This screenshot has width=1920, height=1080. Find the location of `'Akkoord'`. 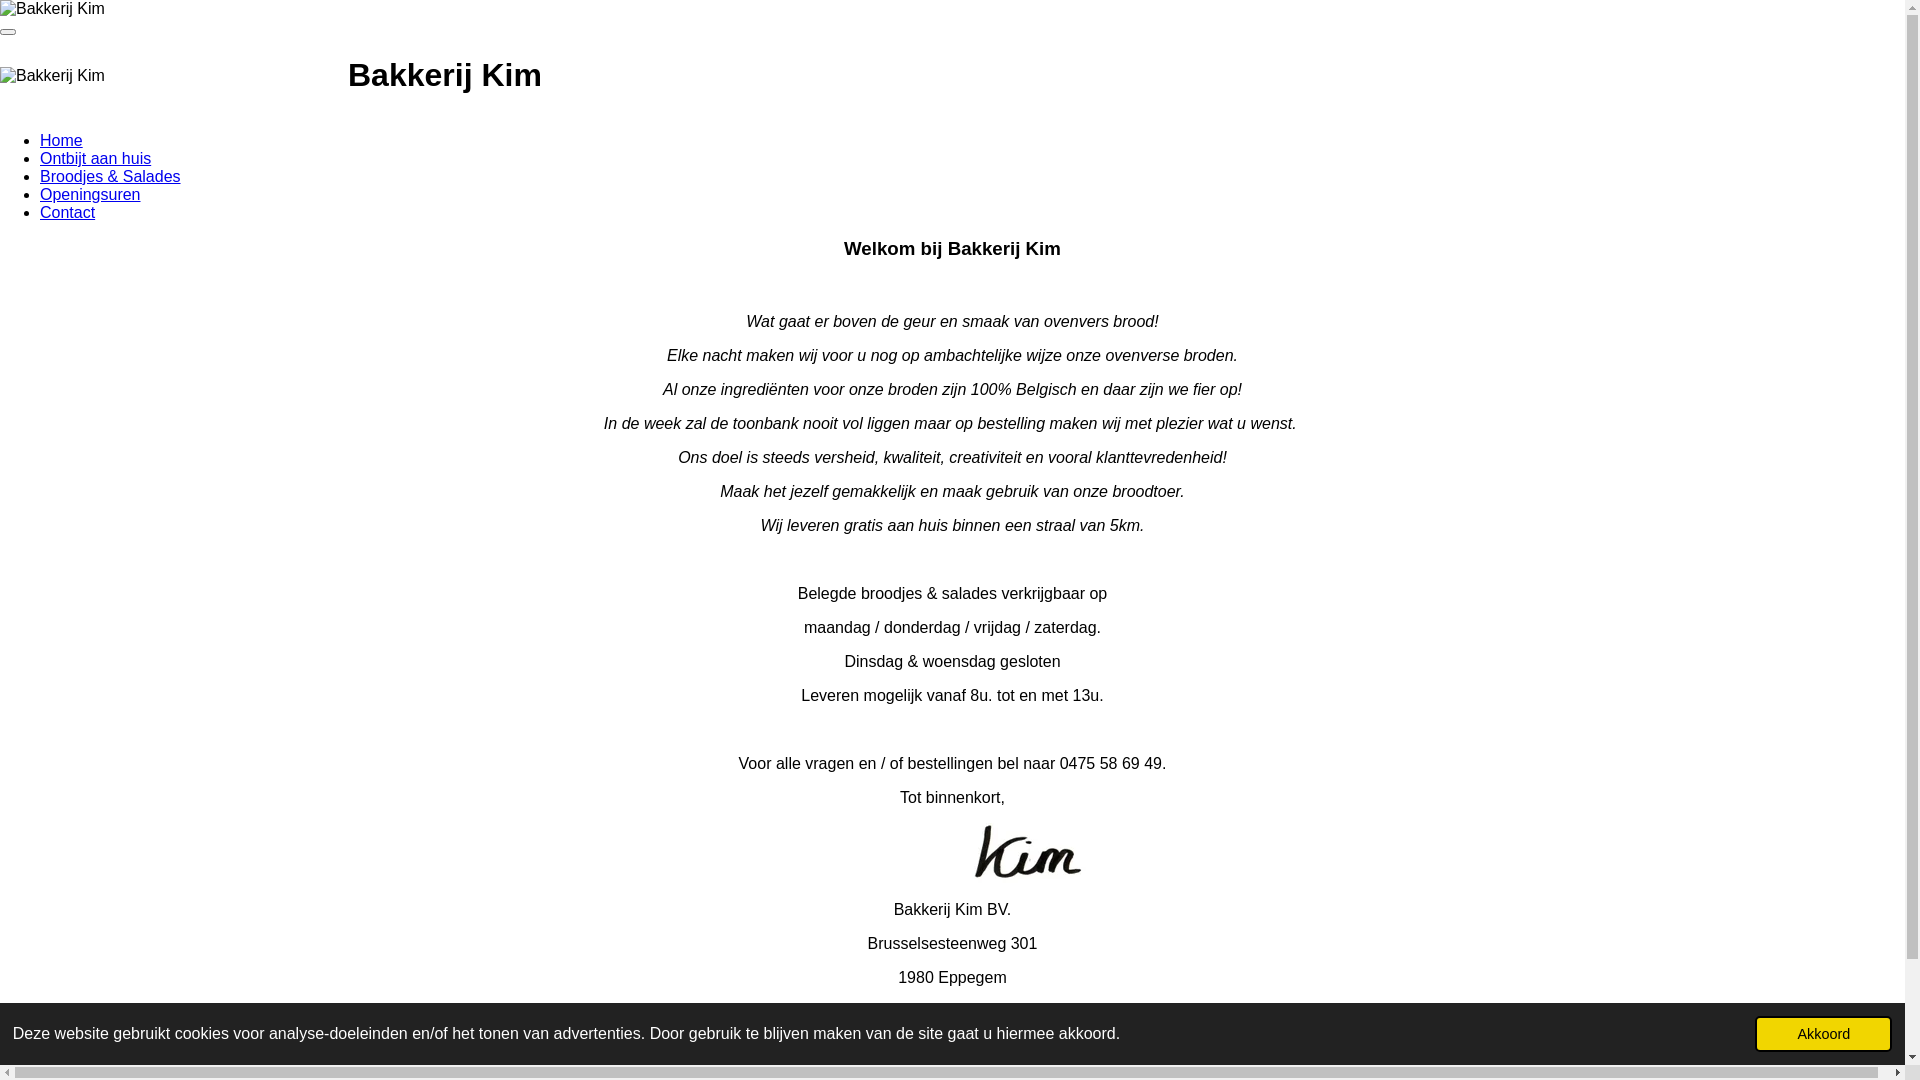

'Akkoord' is located at coordinates (1823, 1033).